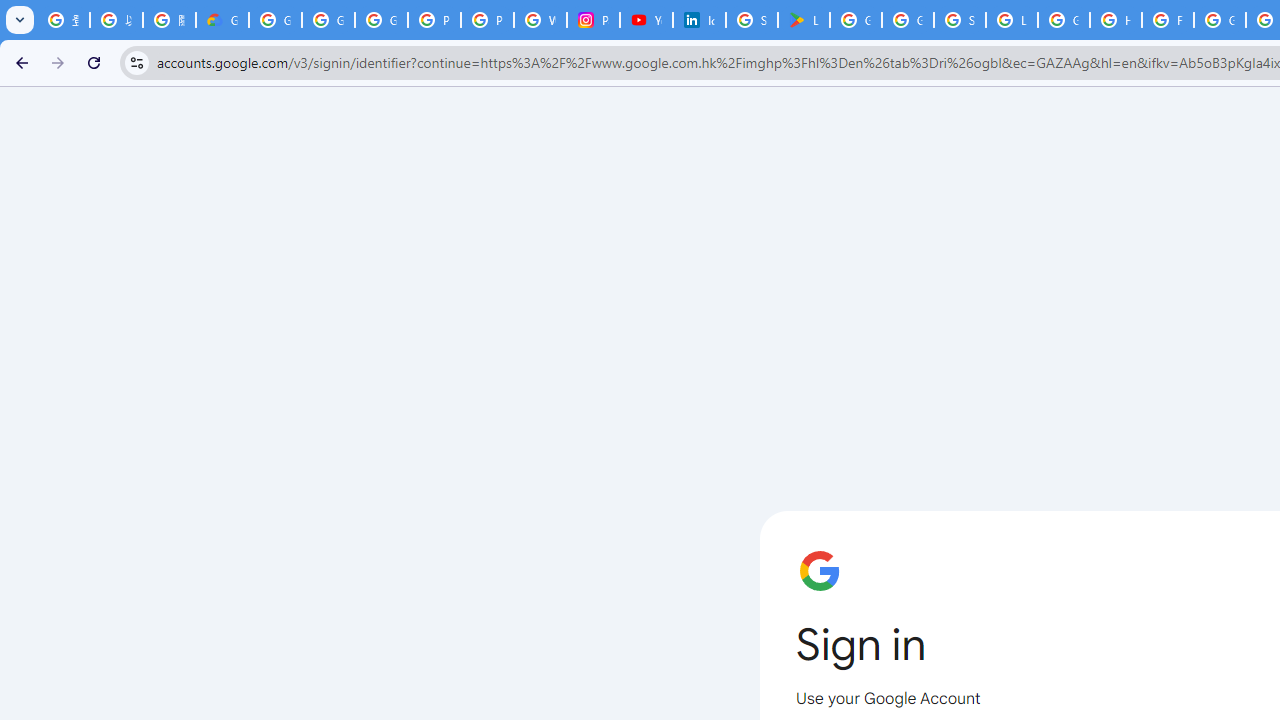  I want to click on 'How do I create a new Google Account? - Google Account Help', so click(1115, 20).